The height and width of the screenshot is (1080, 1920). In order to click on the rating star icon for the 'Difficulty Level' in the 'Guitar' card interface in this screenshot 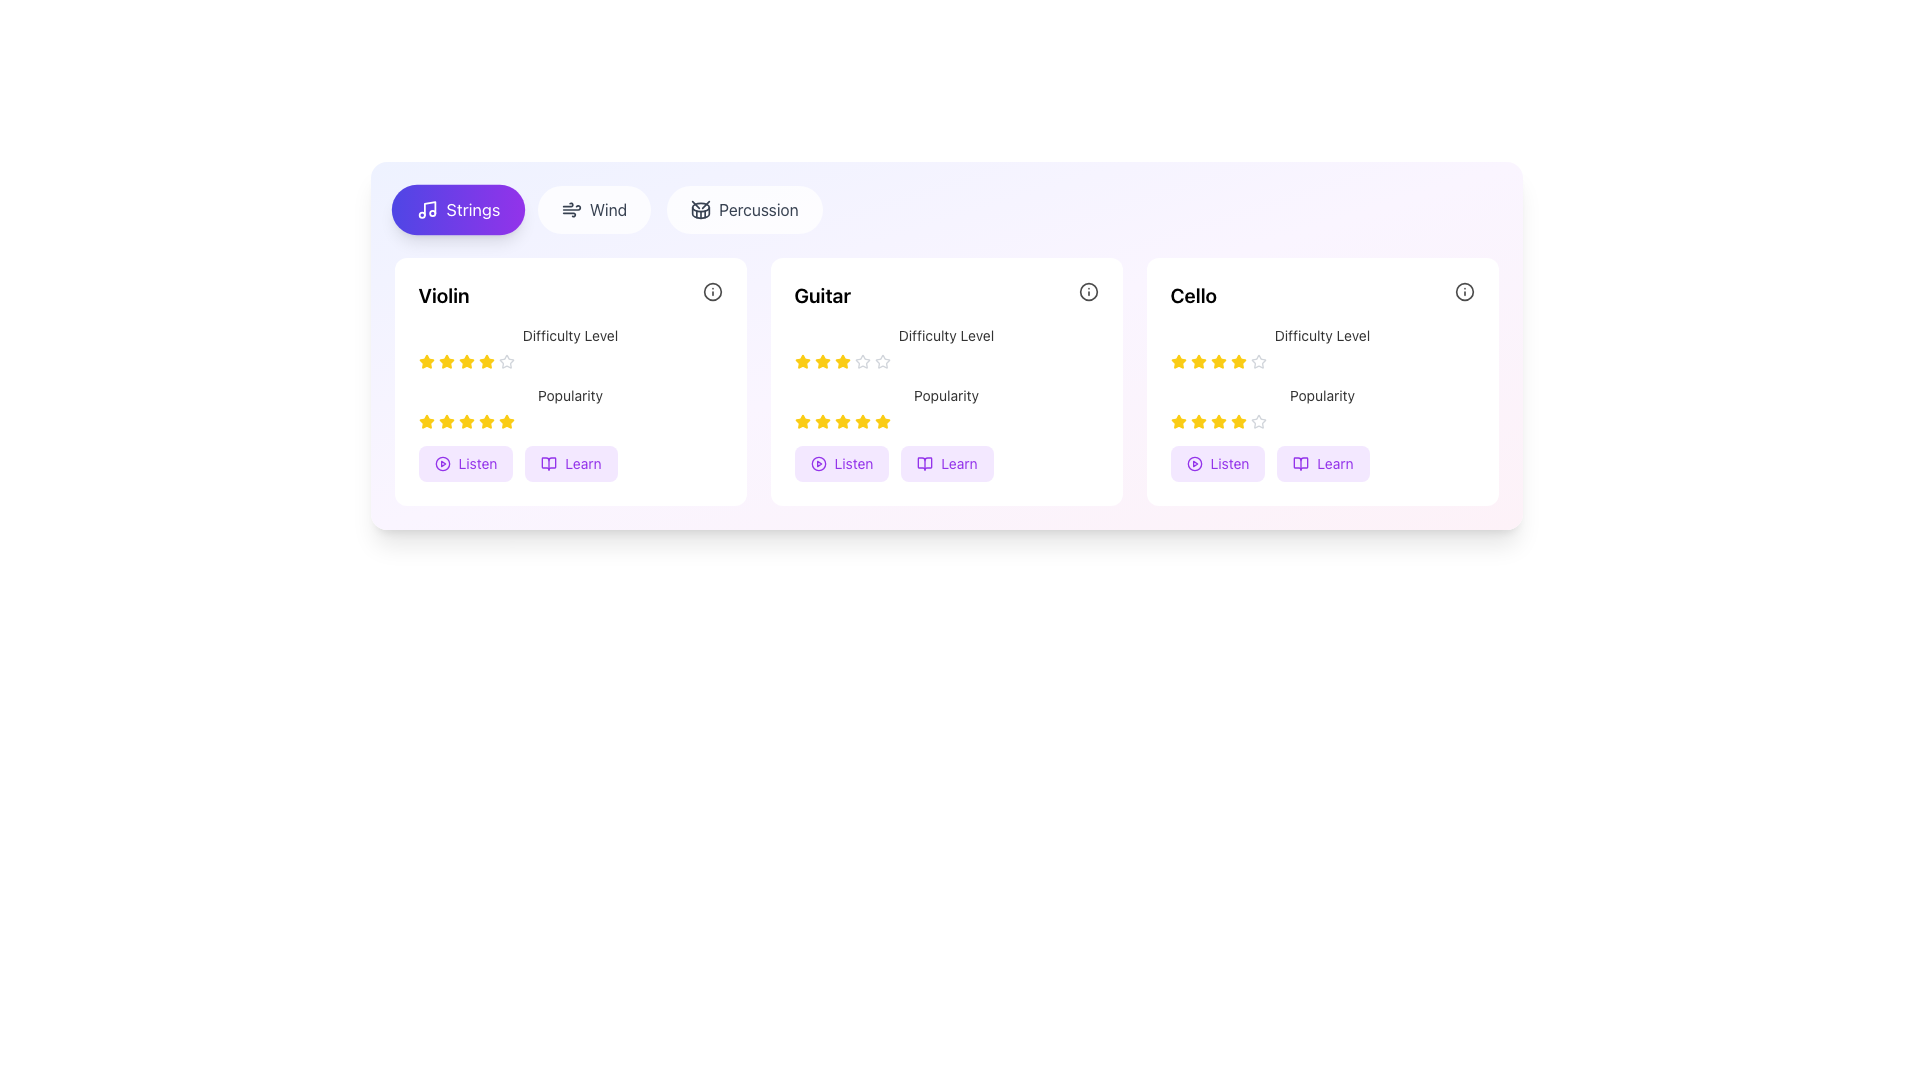, I will do `click(802, 362)`.